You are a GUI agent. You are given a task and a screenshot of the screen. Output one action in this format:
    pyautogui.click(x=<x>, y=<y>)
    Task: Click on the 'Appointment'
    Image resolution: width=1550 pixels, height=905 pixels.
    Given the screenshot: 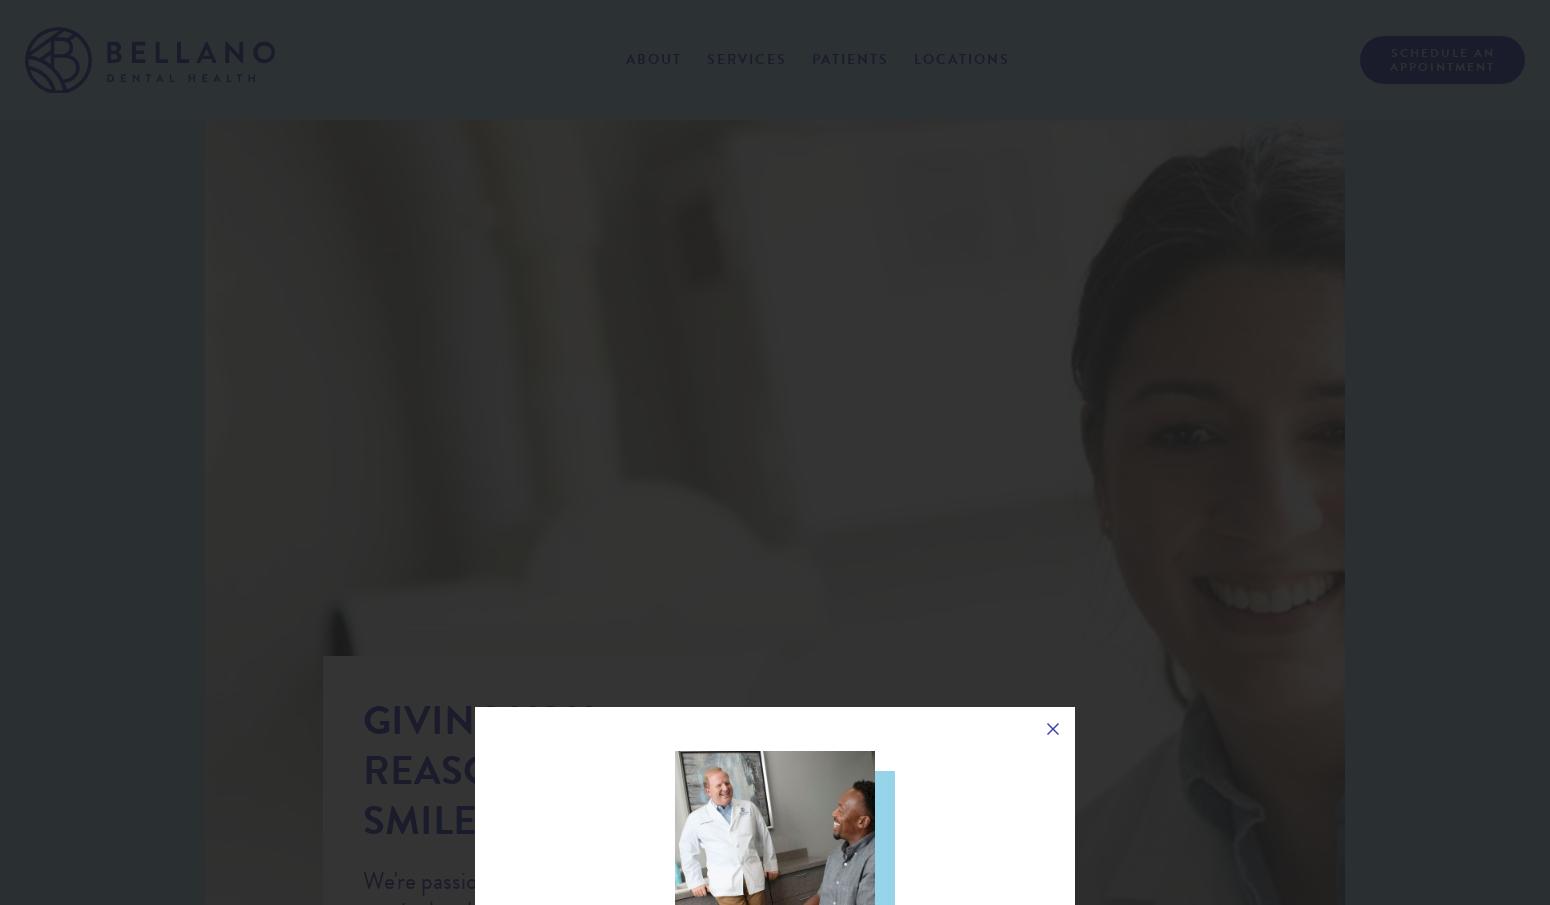 What is the action you would take?
    pyautogui.click(x=1441, y=66)
    